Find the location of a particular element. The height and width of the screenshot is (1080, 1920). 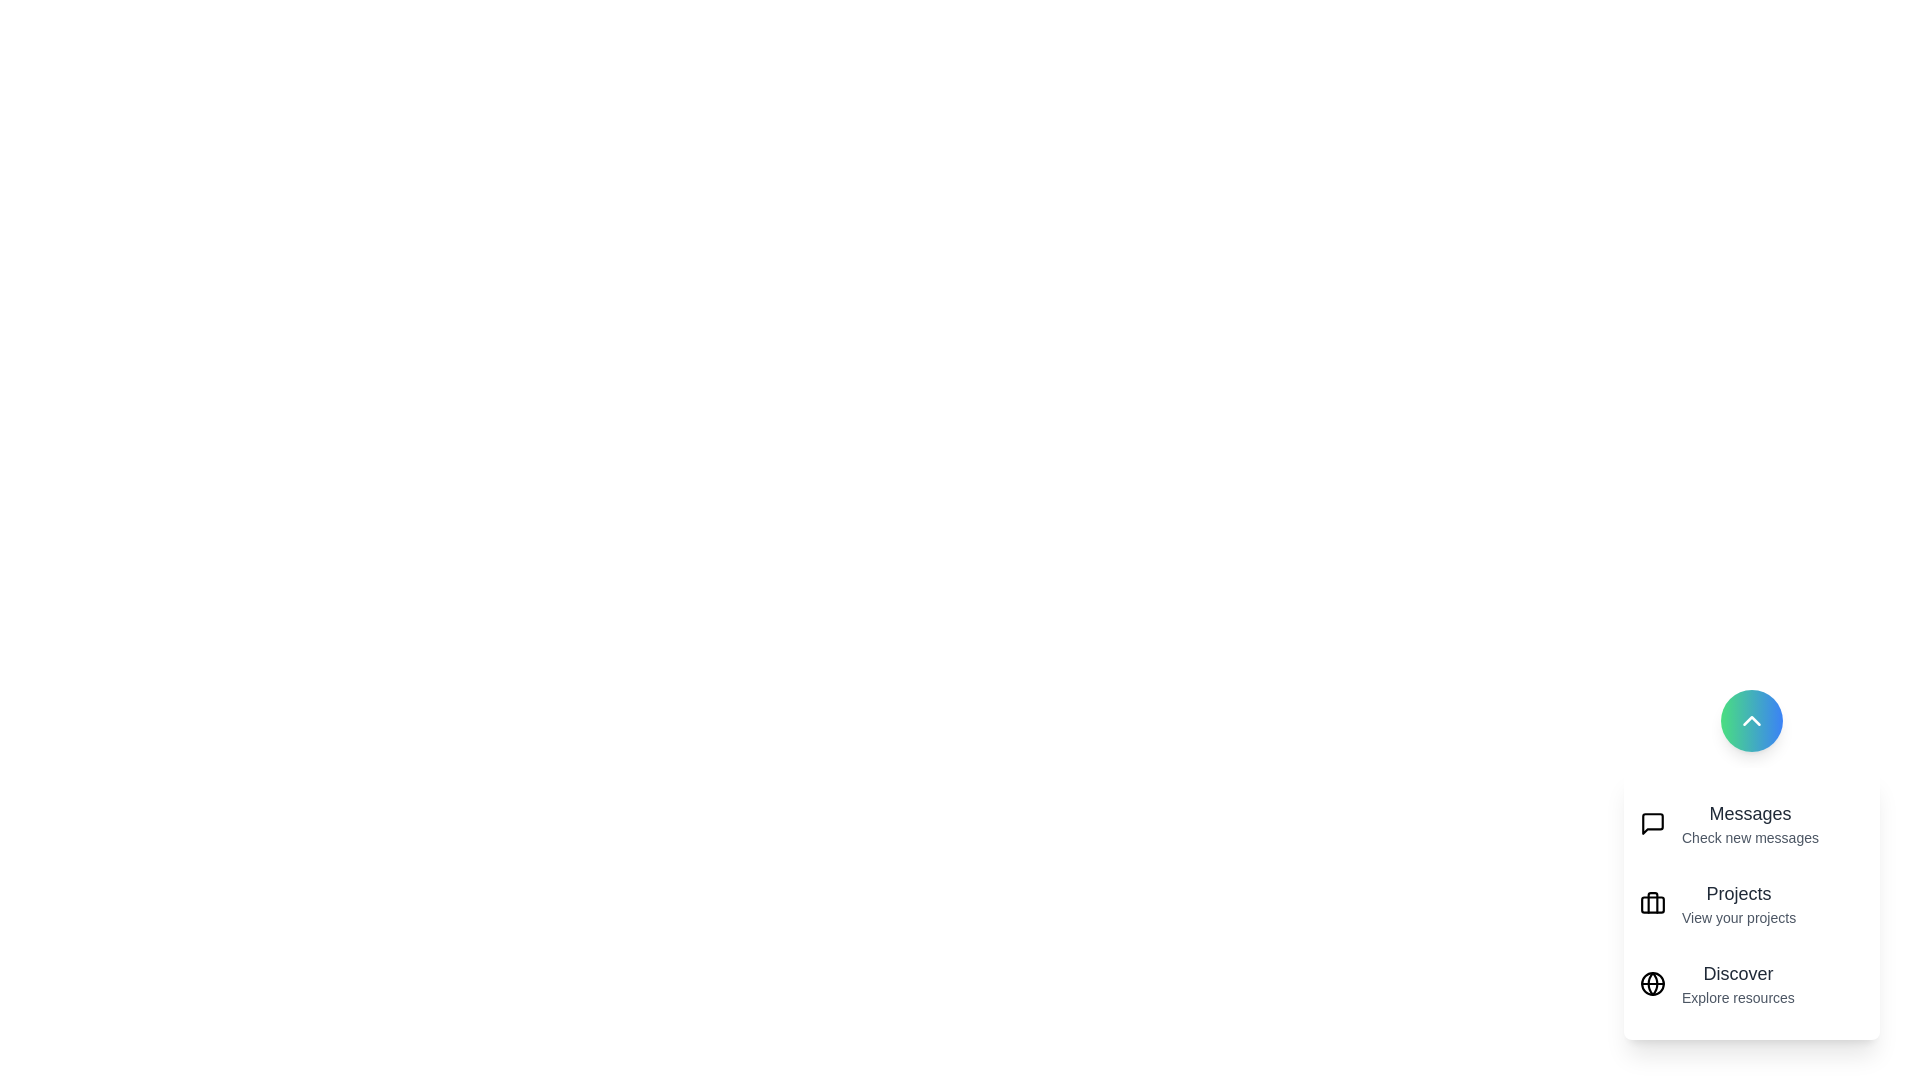

the 'Messages' item to perform its action is located at coordinates (1751, 824).